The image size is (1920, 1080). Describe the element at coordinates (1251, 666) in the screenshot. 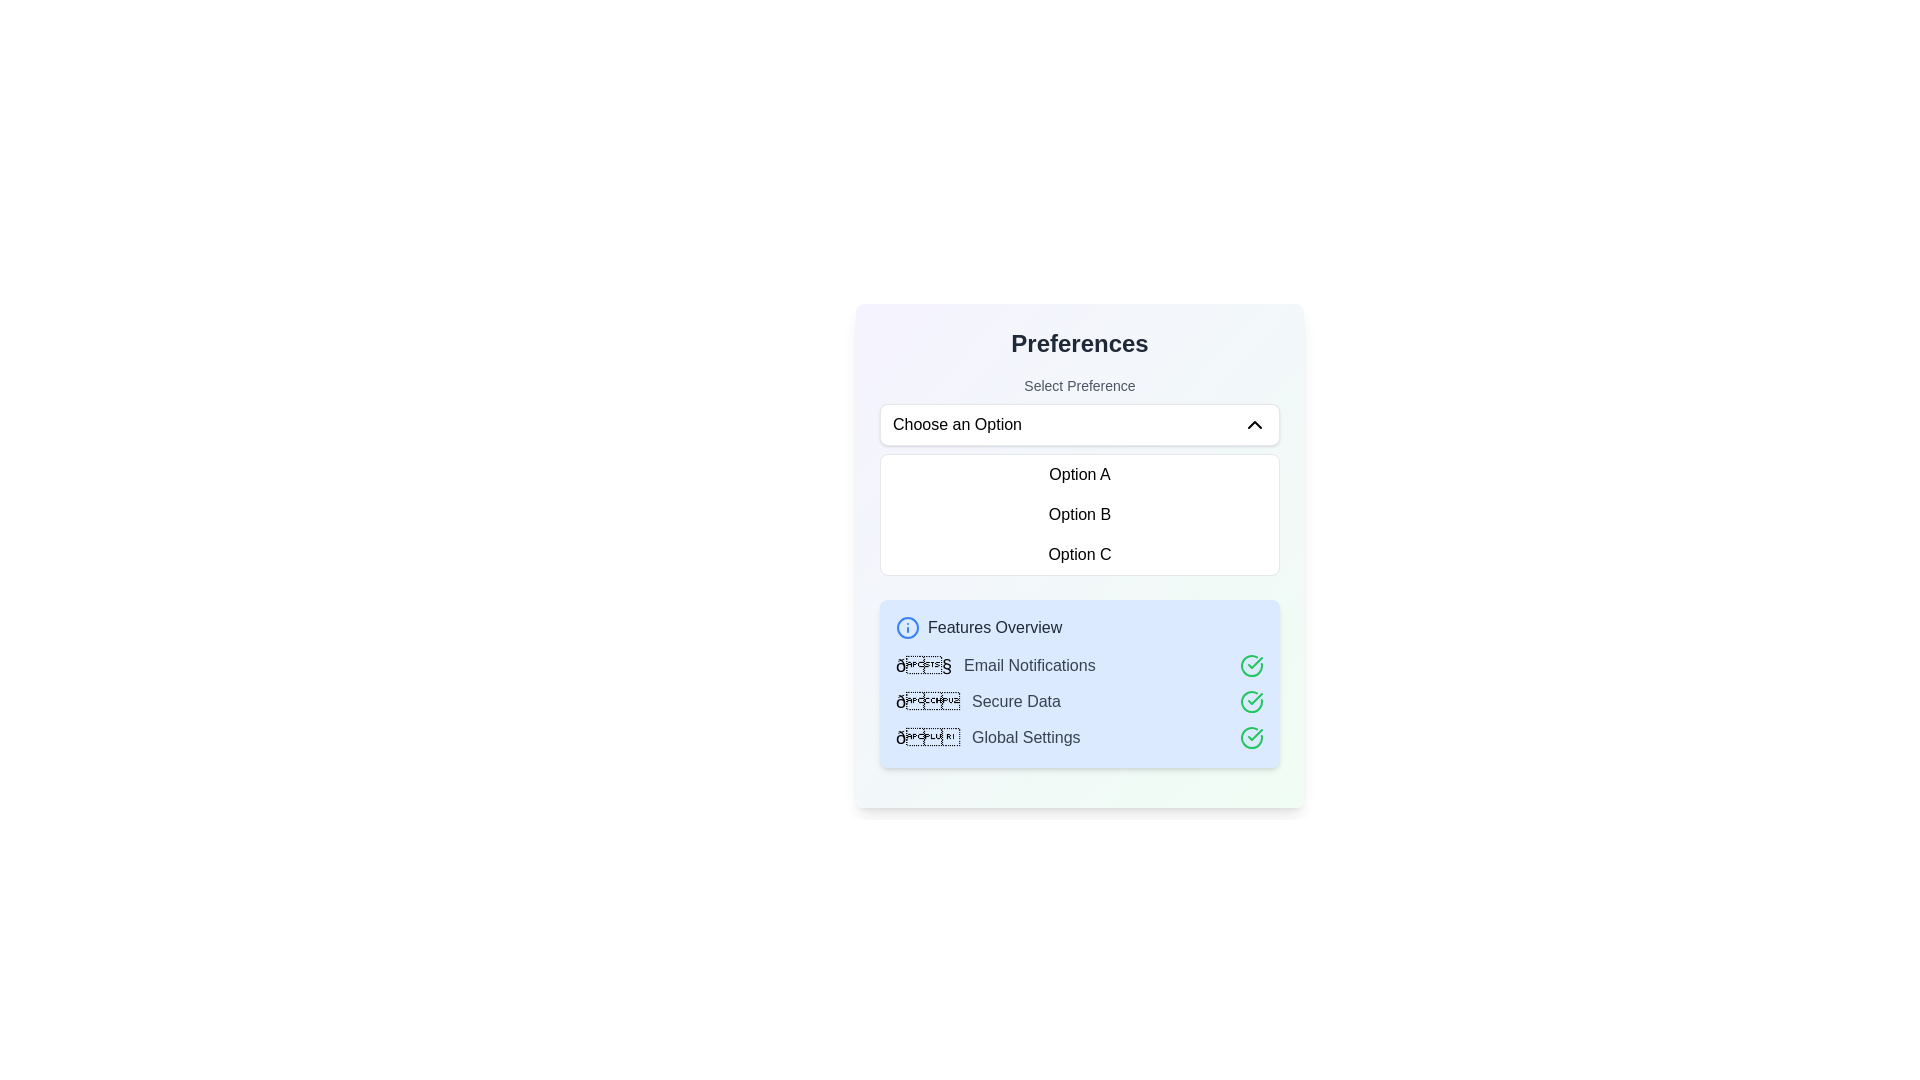

I see `the Email Notifications icon, which indicates that it is enabled or active, located in the Features Overview section to the right of the text 'Email Notifications'` at that location.